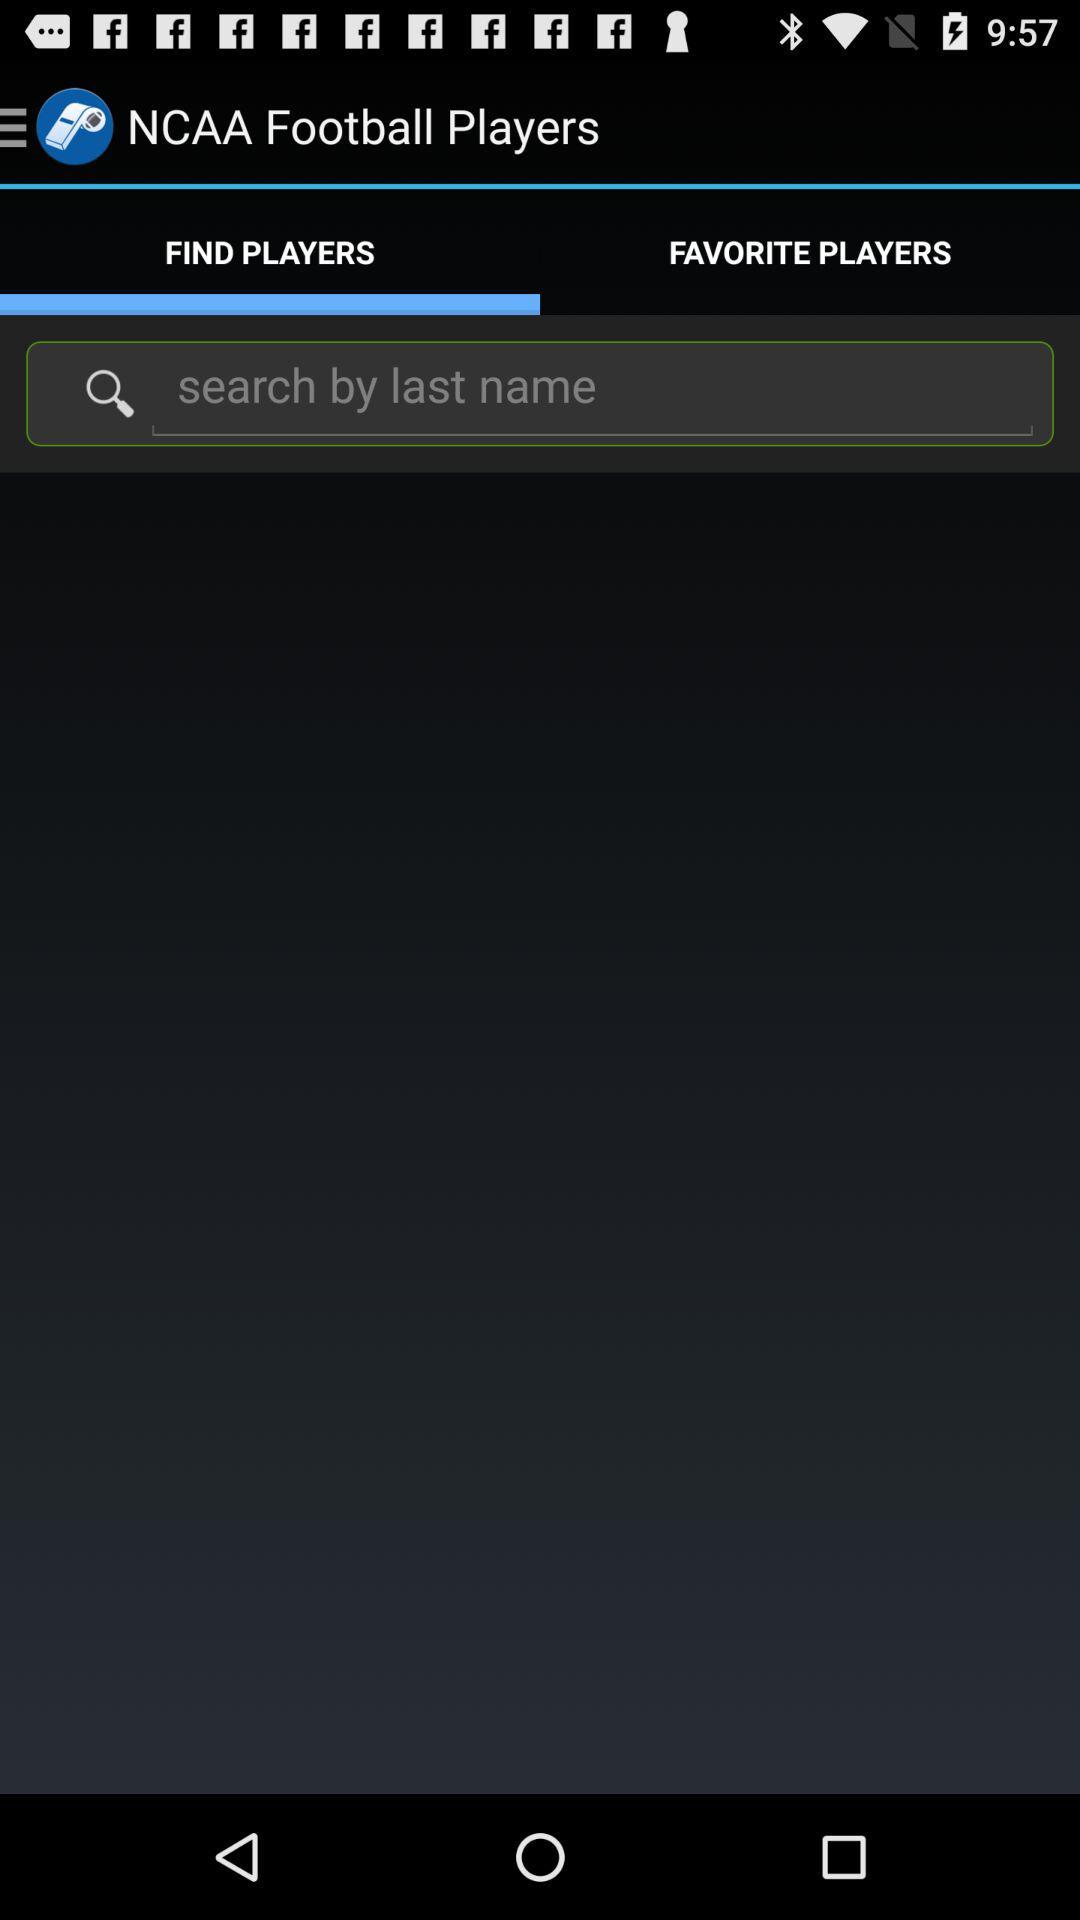 The image size is (1080, 1920). I want to click on icon below the ncaa football players app, so click(810, 251).